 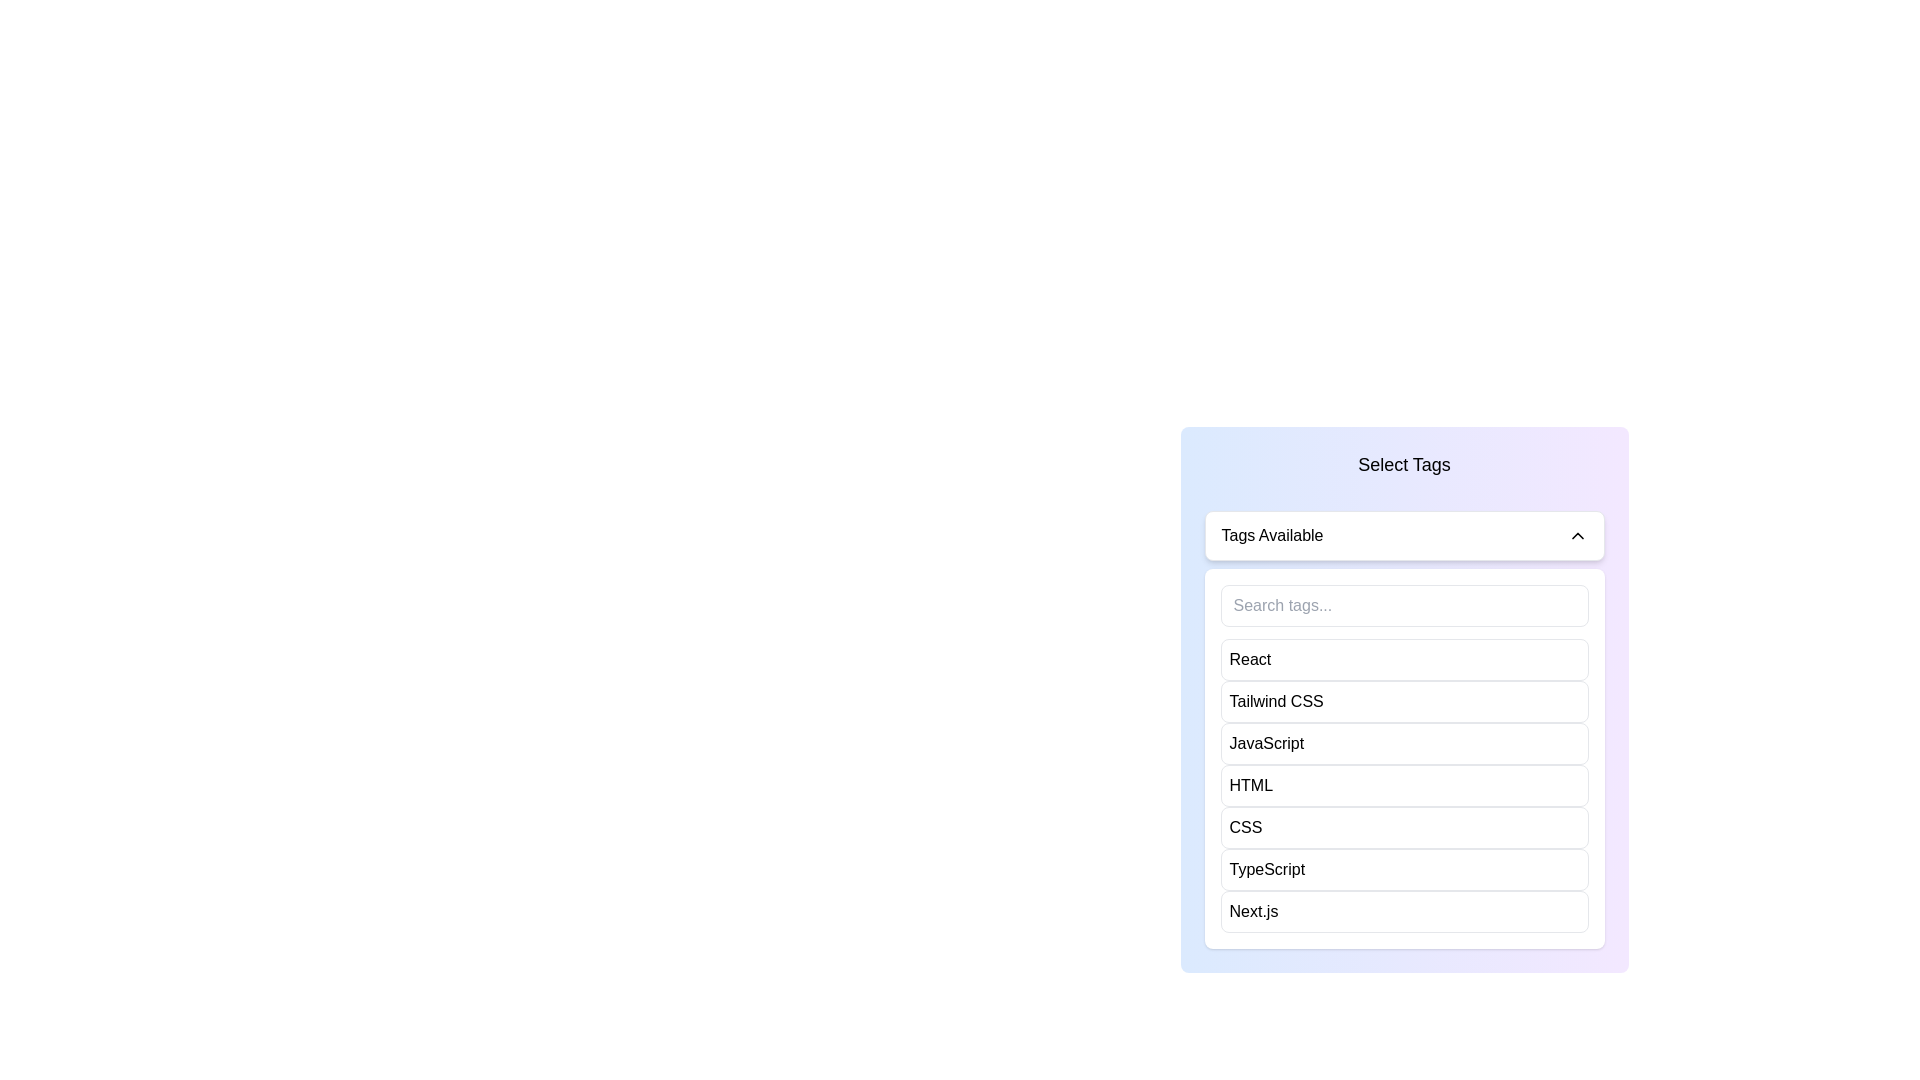 What do you see at coordinates (1403, 785) in the screenshot?
I see `the selectable list item for 'HTML'` at bounding box center [1403, 785].